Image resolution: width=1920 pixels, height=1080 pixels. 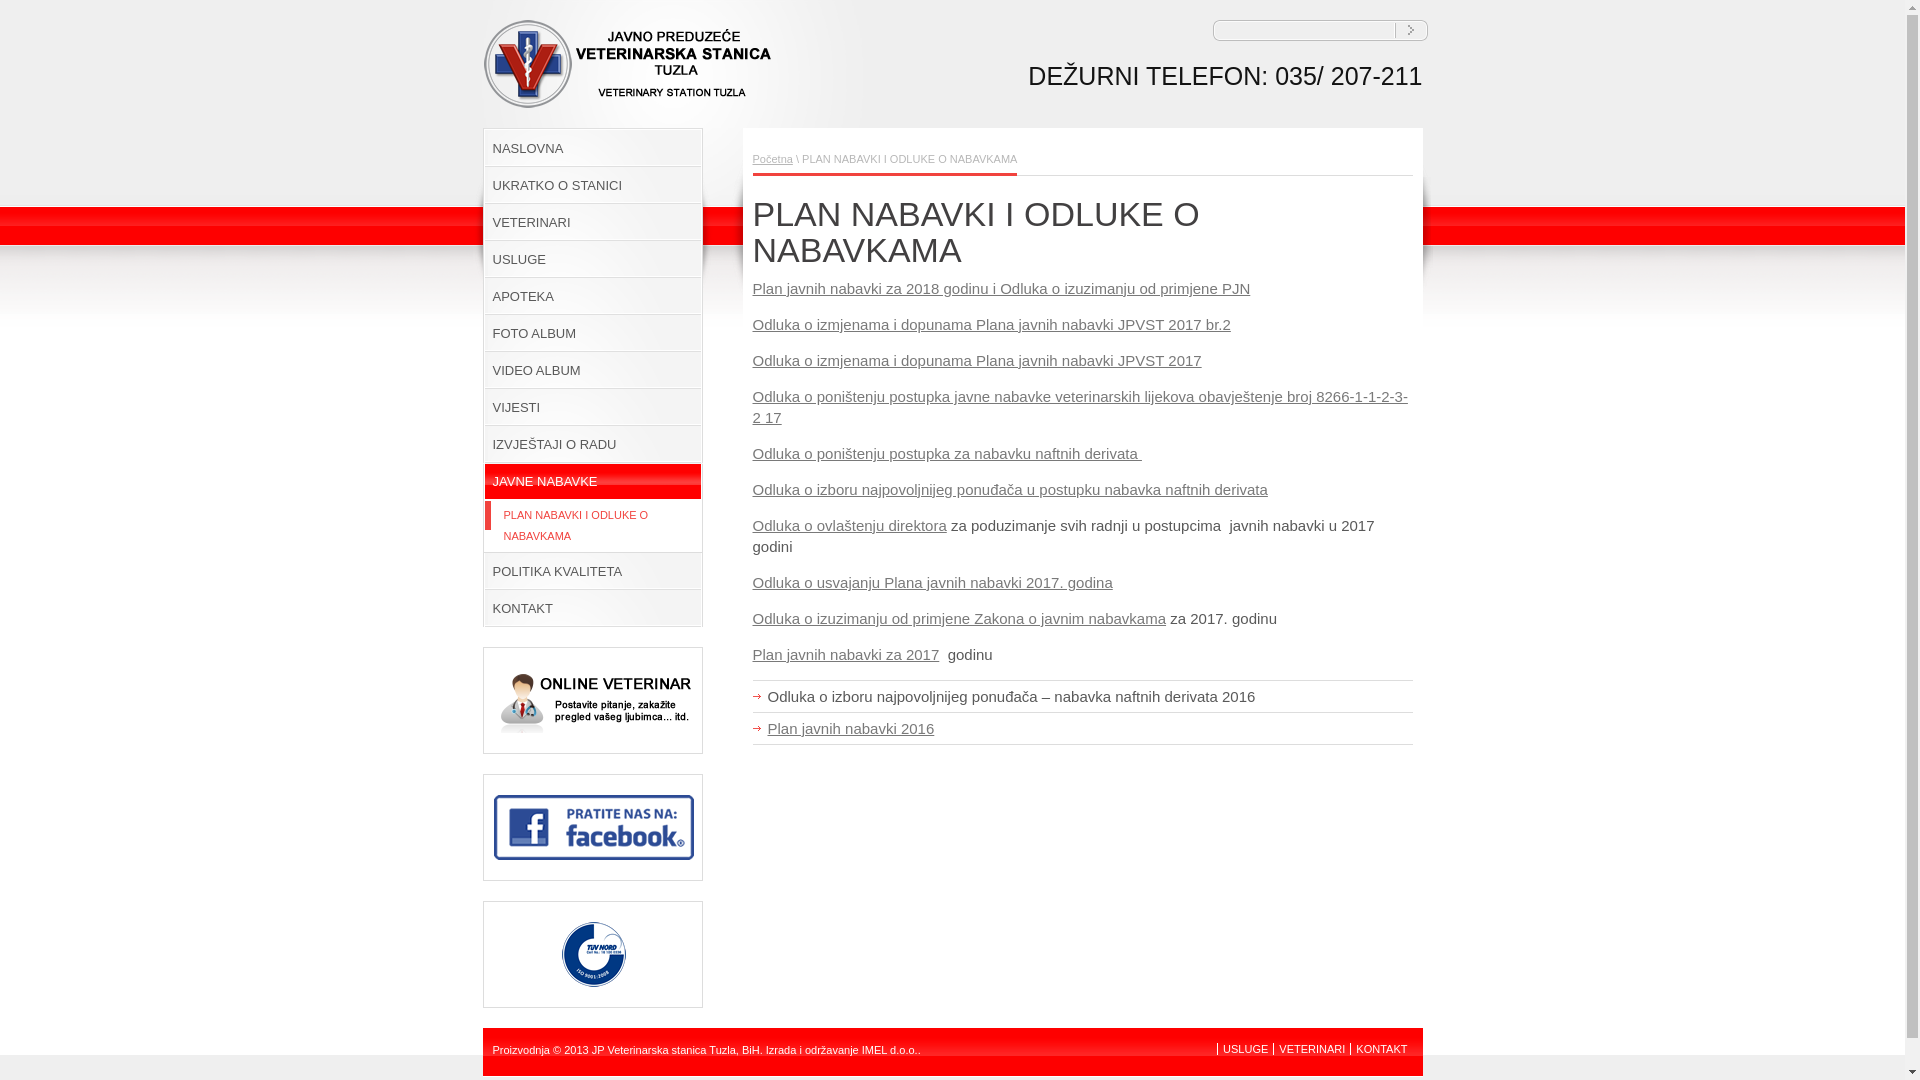 I want to click on 'Odluka o usvajanju Plana javnih nabavki 2017. godina', so click(x=930, y=582).